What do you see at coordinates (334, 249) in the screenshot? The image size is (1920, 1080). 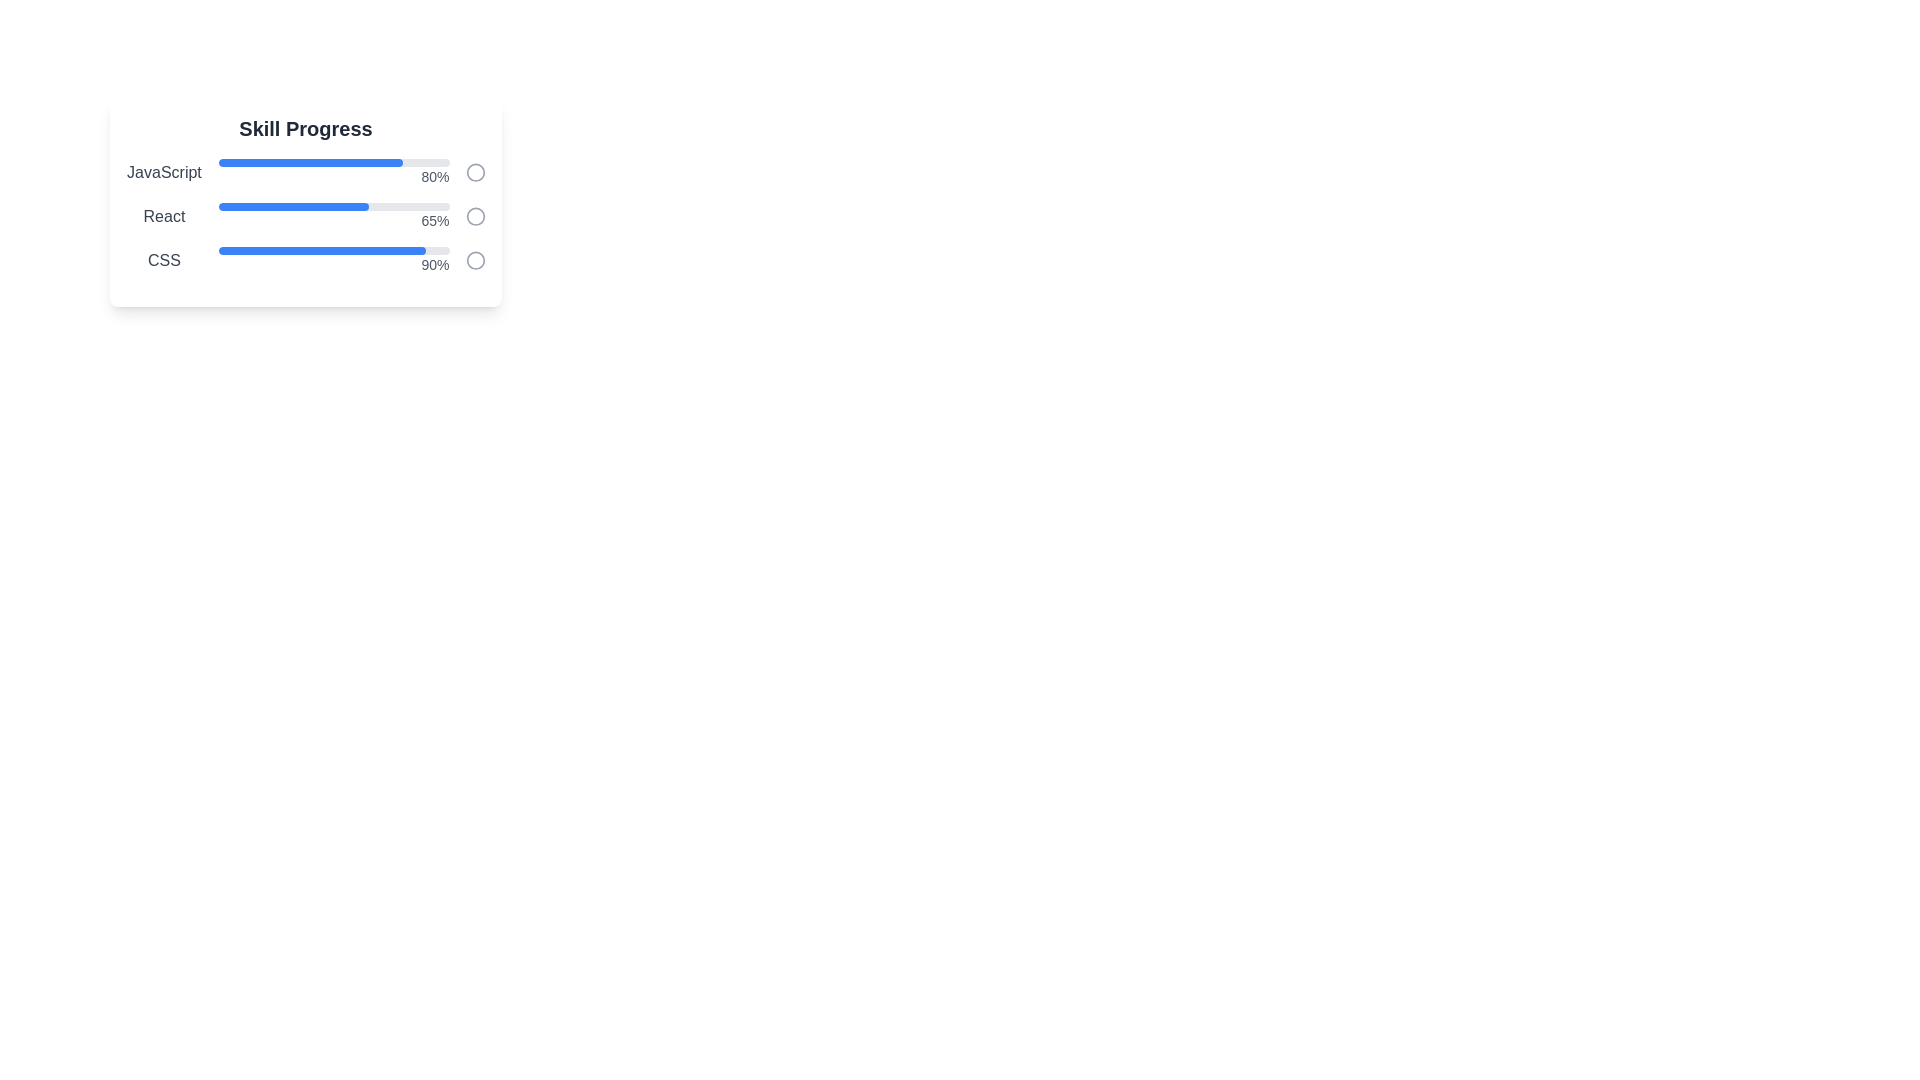 I see `the third progress bar in the vertical list of skill progress indicators, which is located under the 'CSS' label and to the left of the '90%' percentage indicator` at bounding box center [334, 249].